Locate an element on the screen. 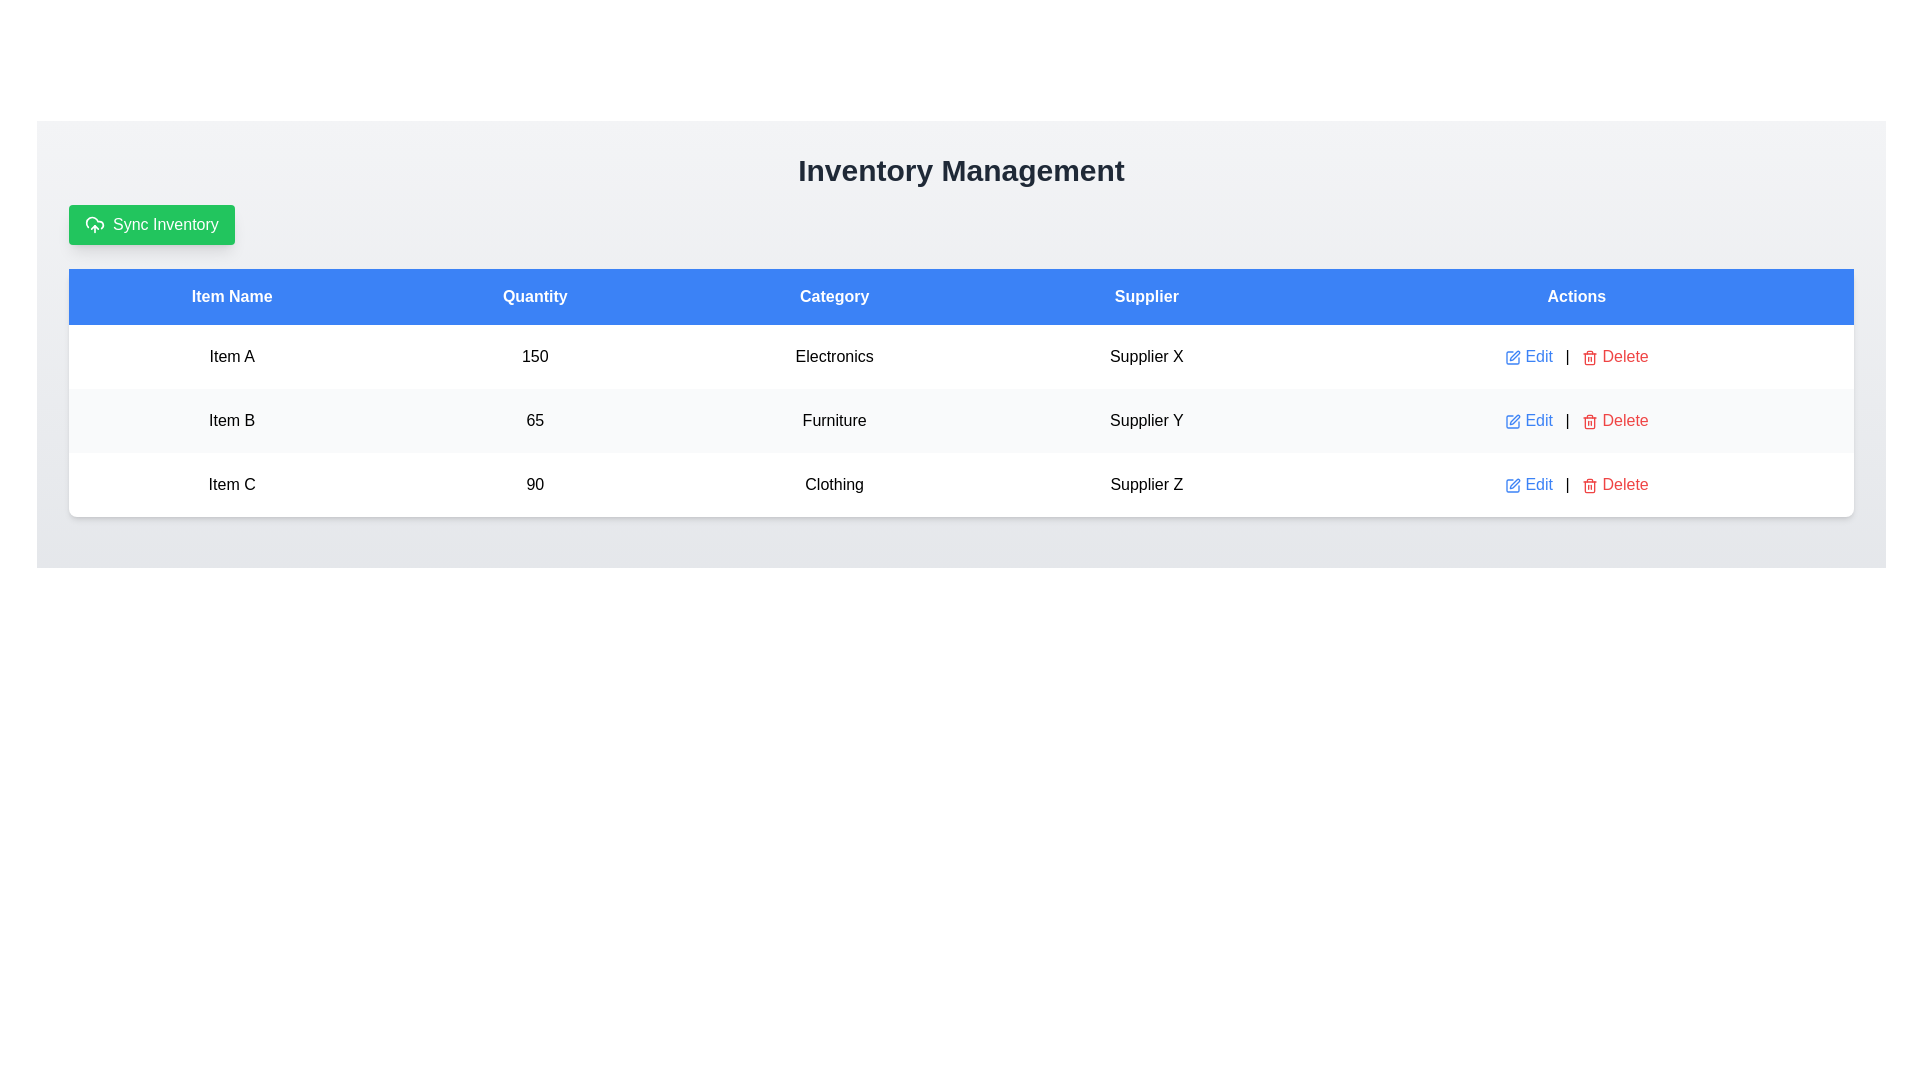 The width and height of the screenshot is (1920, 1080). the 'Edit' button located is located at coordinates (1527, 356).